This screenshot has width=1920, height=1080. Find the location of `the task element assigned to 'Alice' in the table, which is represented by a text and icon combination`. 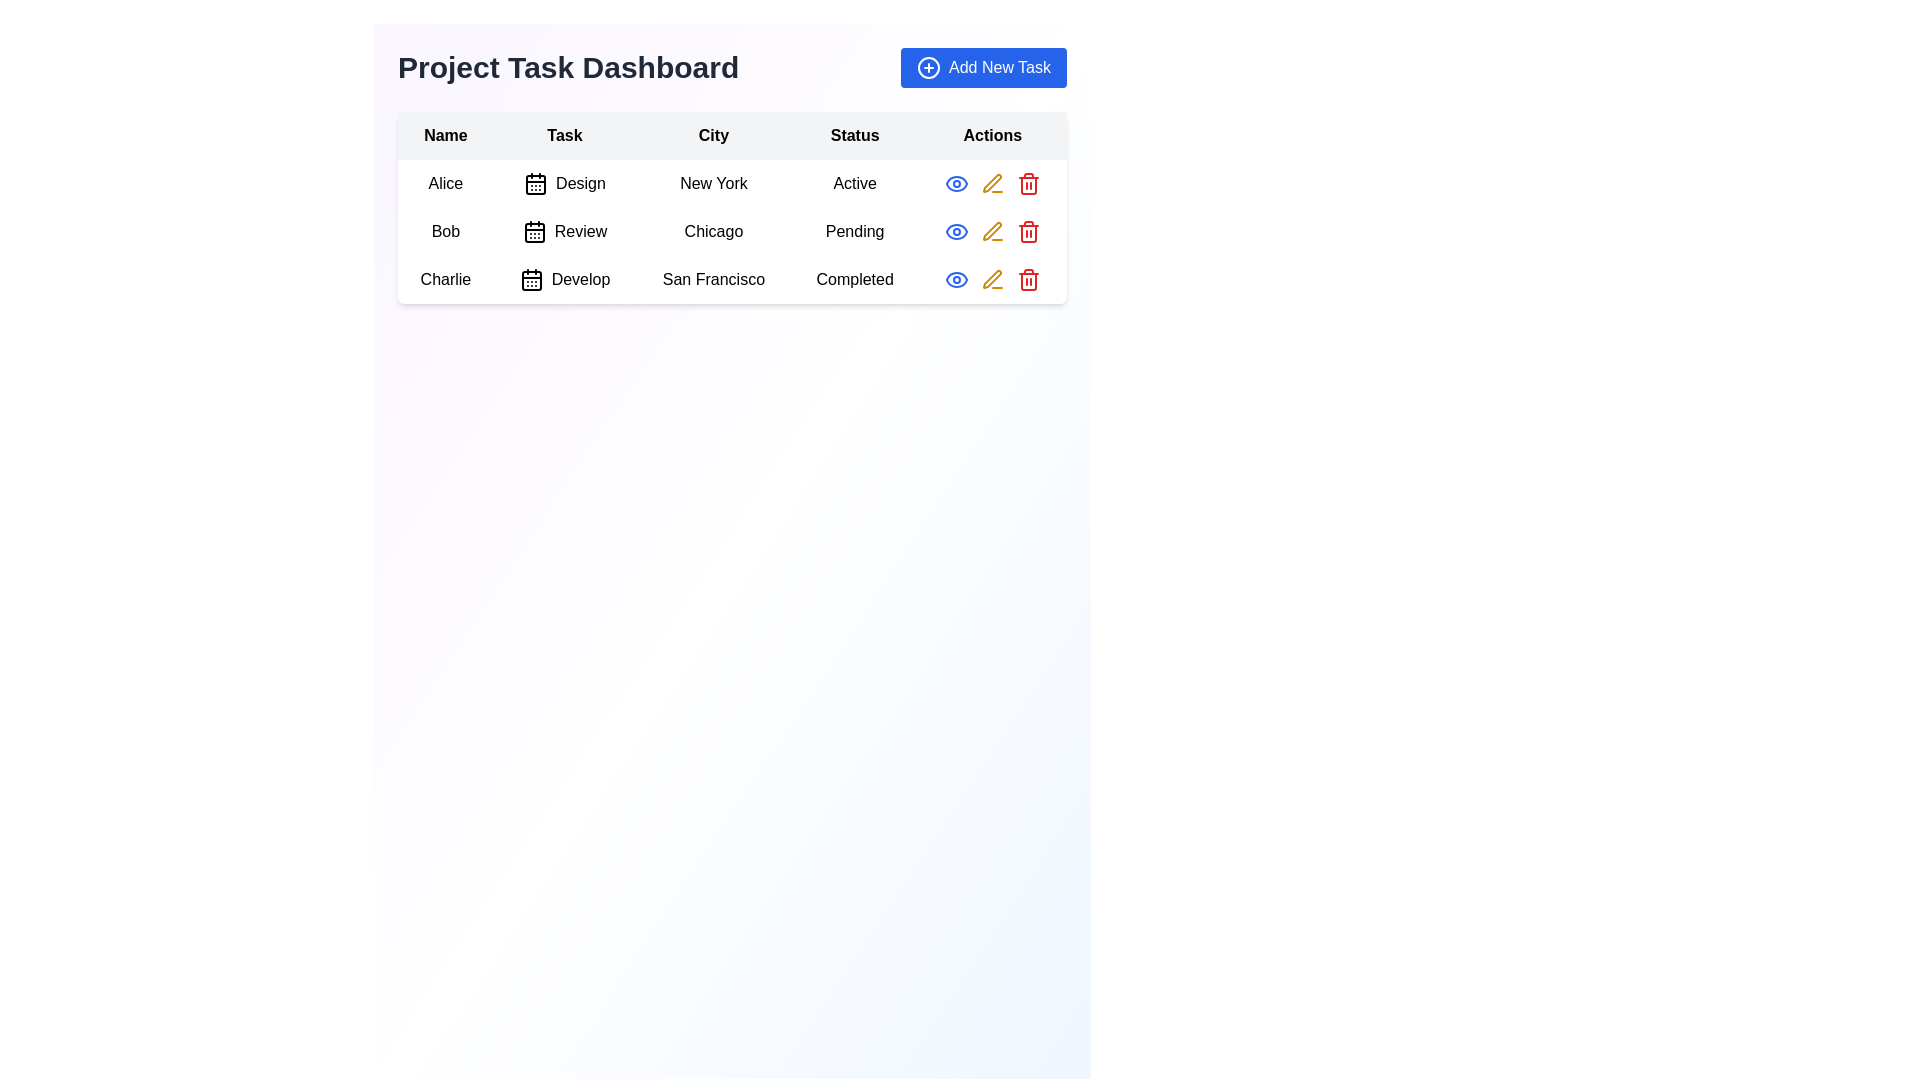

the task element assigned to 'Alice' in the table, which is represented by a text and icon combination is located at coordinates (564, 184).